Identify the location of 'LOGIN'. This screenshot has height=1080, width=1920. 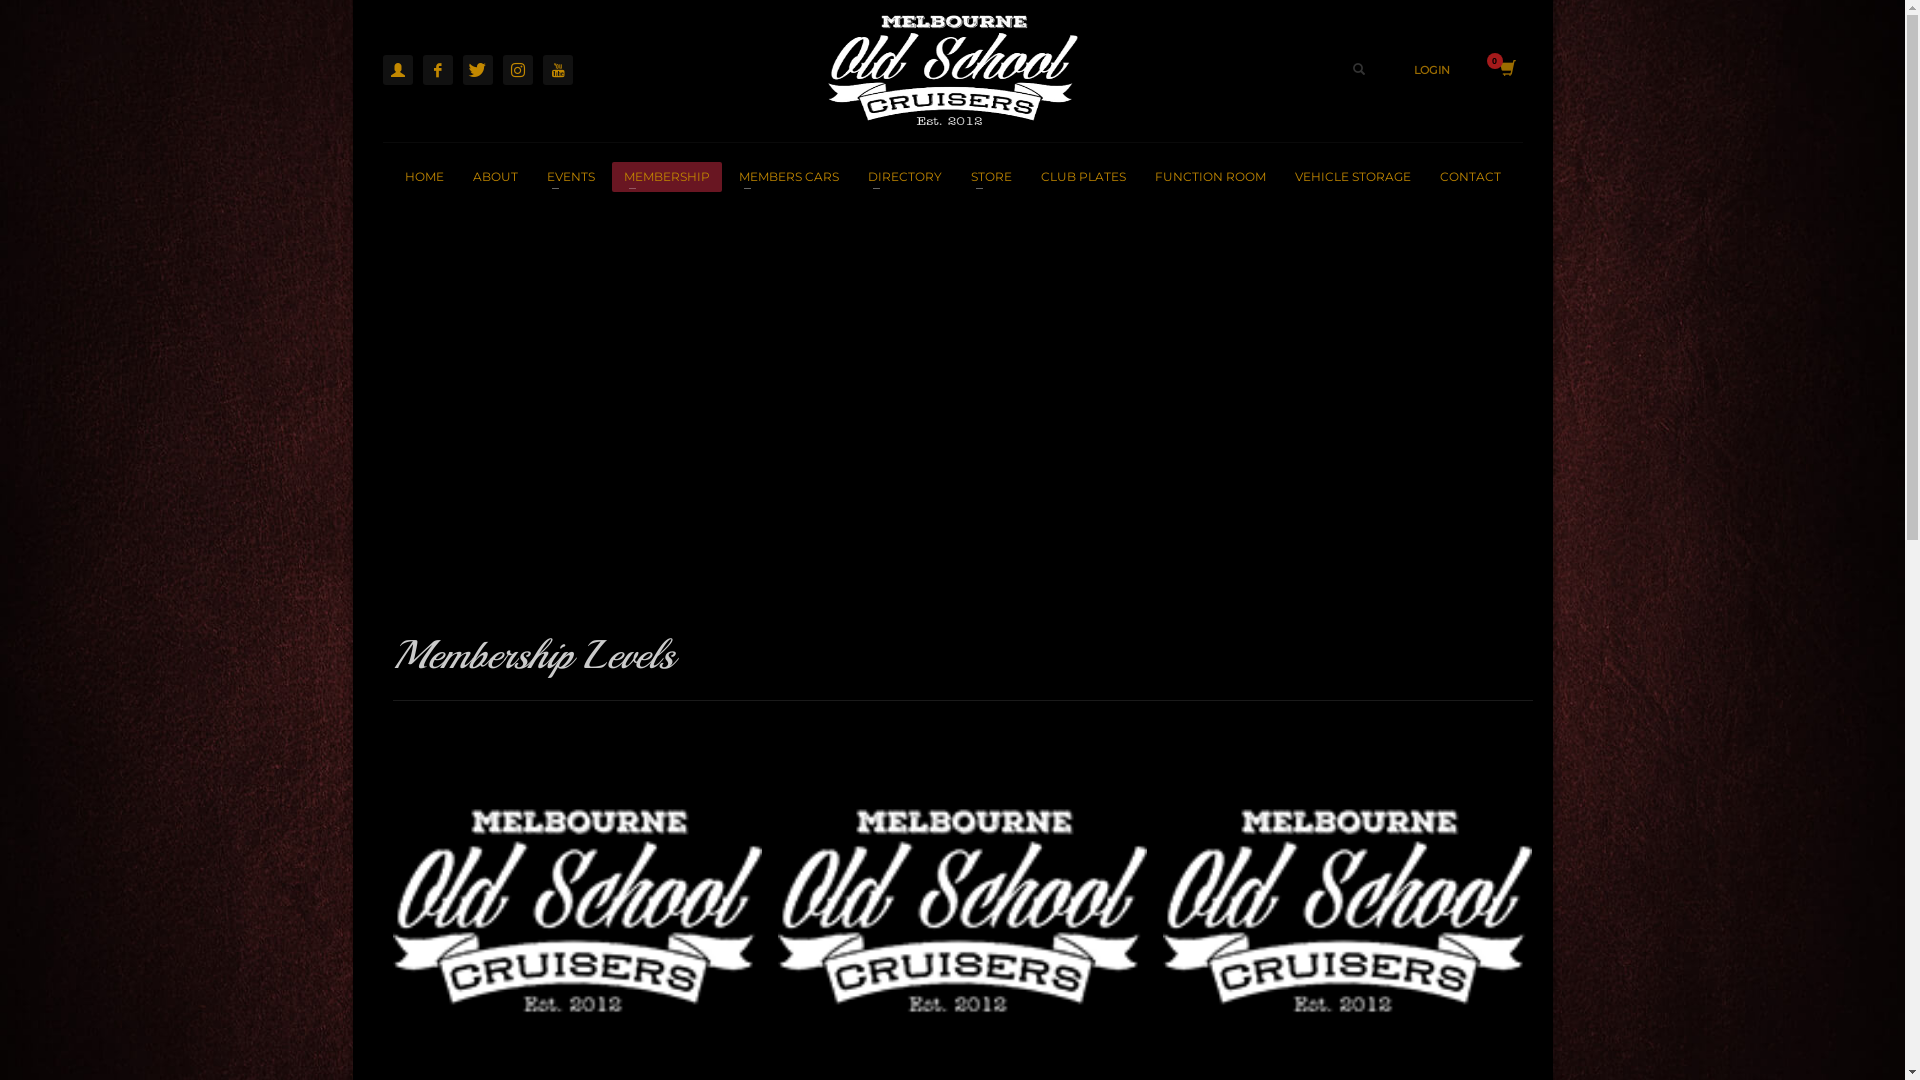
(1430, 68).